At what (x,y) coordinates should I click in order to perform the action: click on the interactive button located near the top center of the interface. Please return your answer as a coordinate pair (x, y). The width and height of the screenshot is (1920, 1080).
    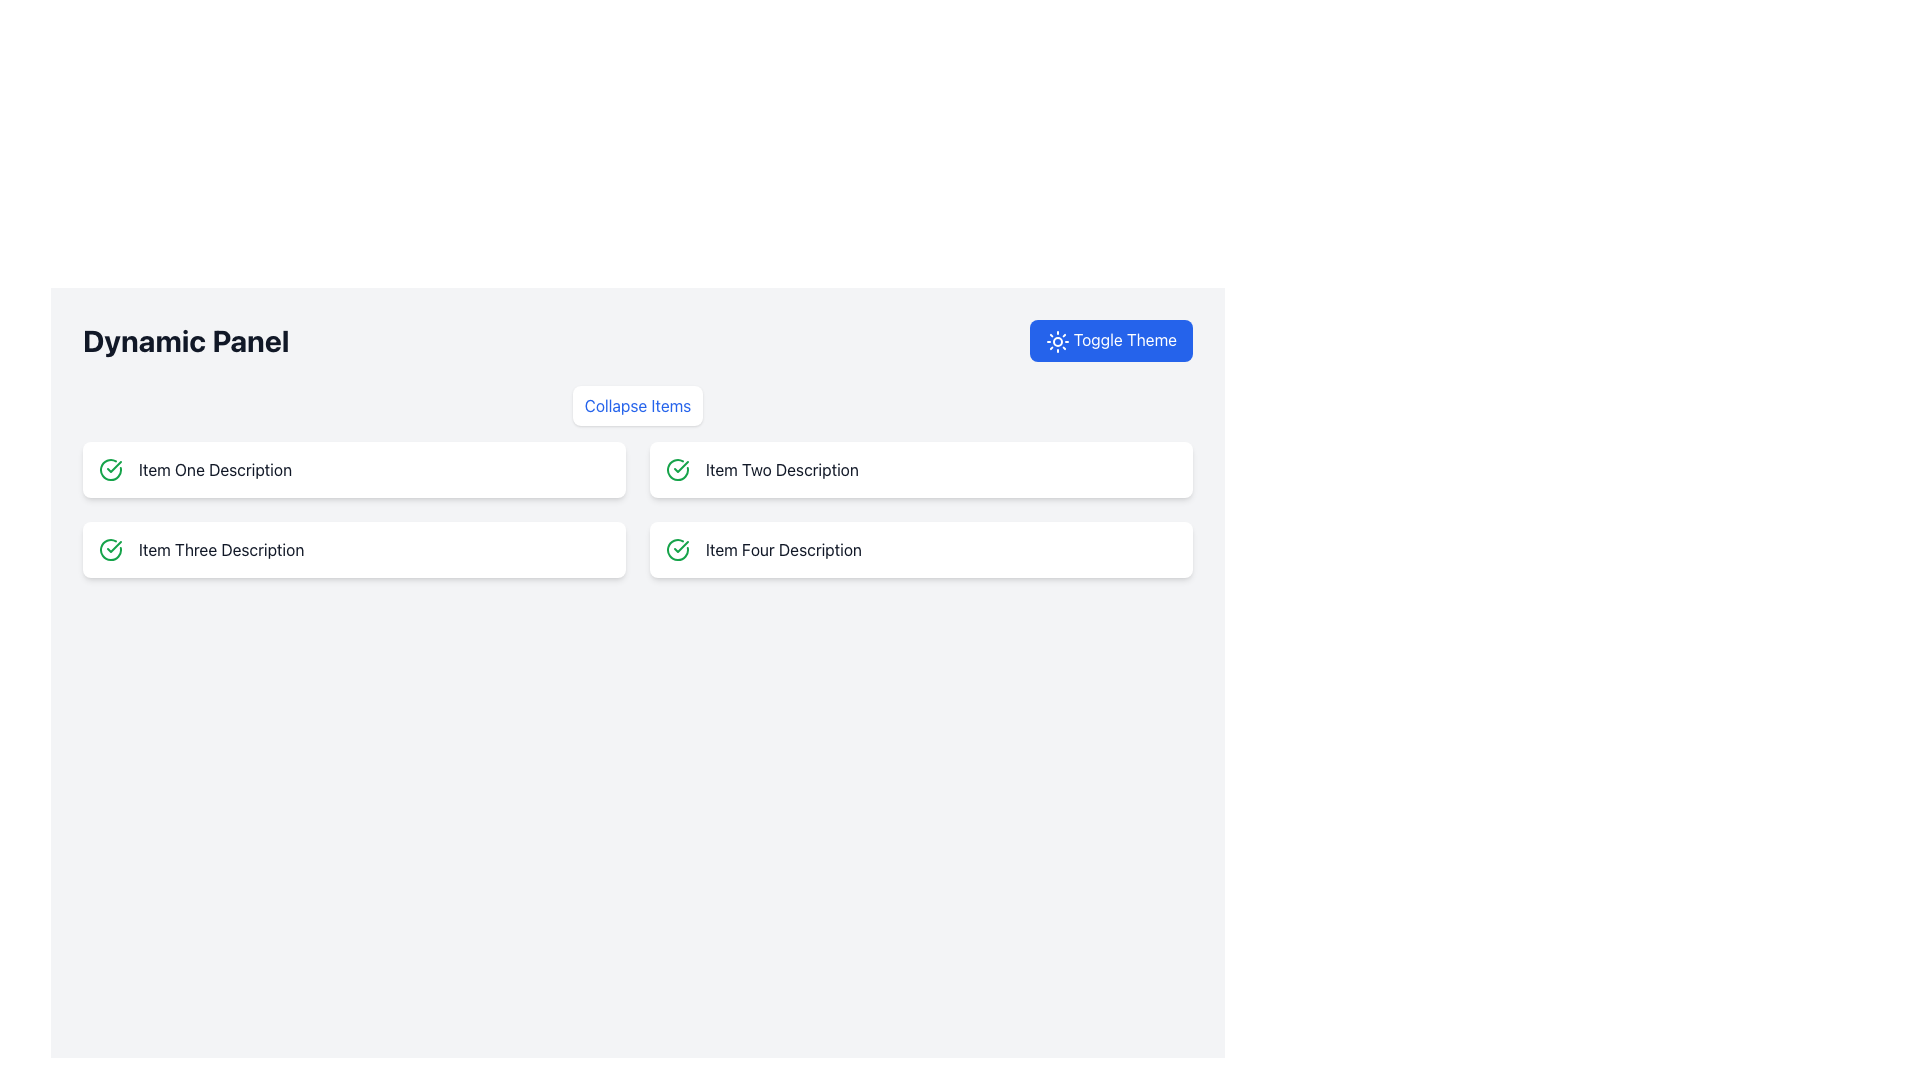
    Looking at the image, I should click on (637, 405).